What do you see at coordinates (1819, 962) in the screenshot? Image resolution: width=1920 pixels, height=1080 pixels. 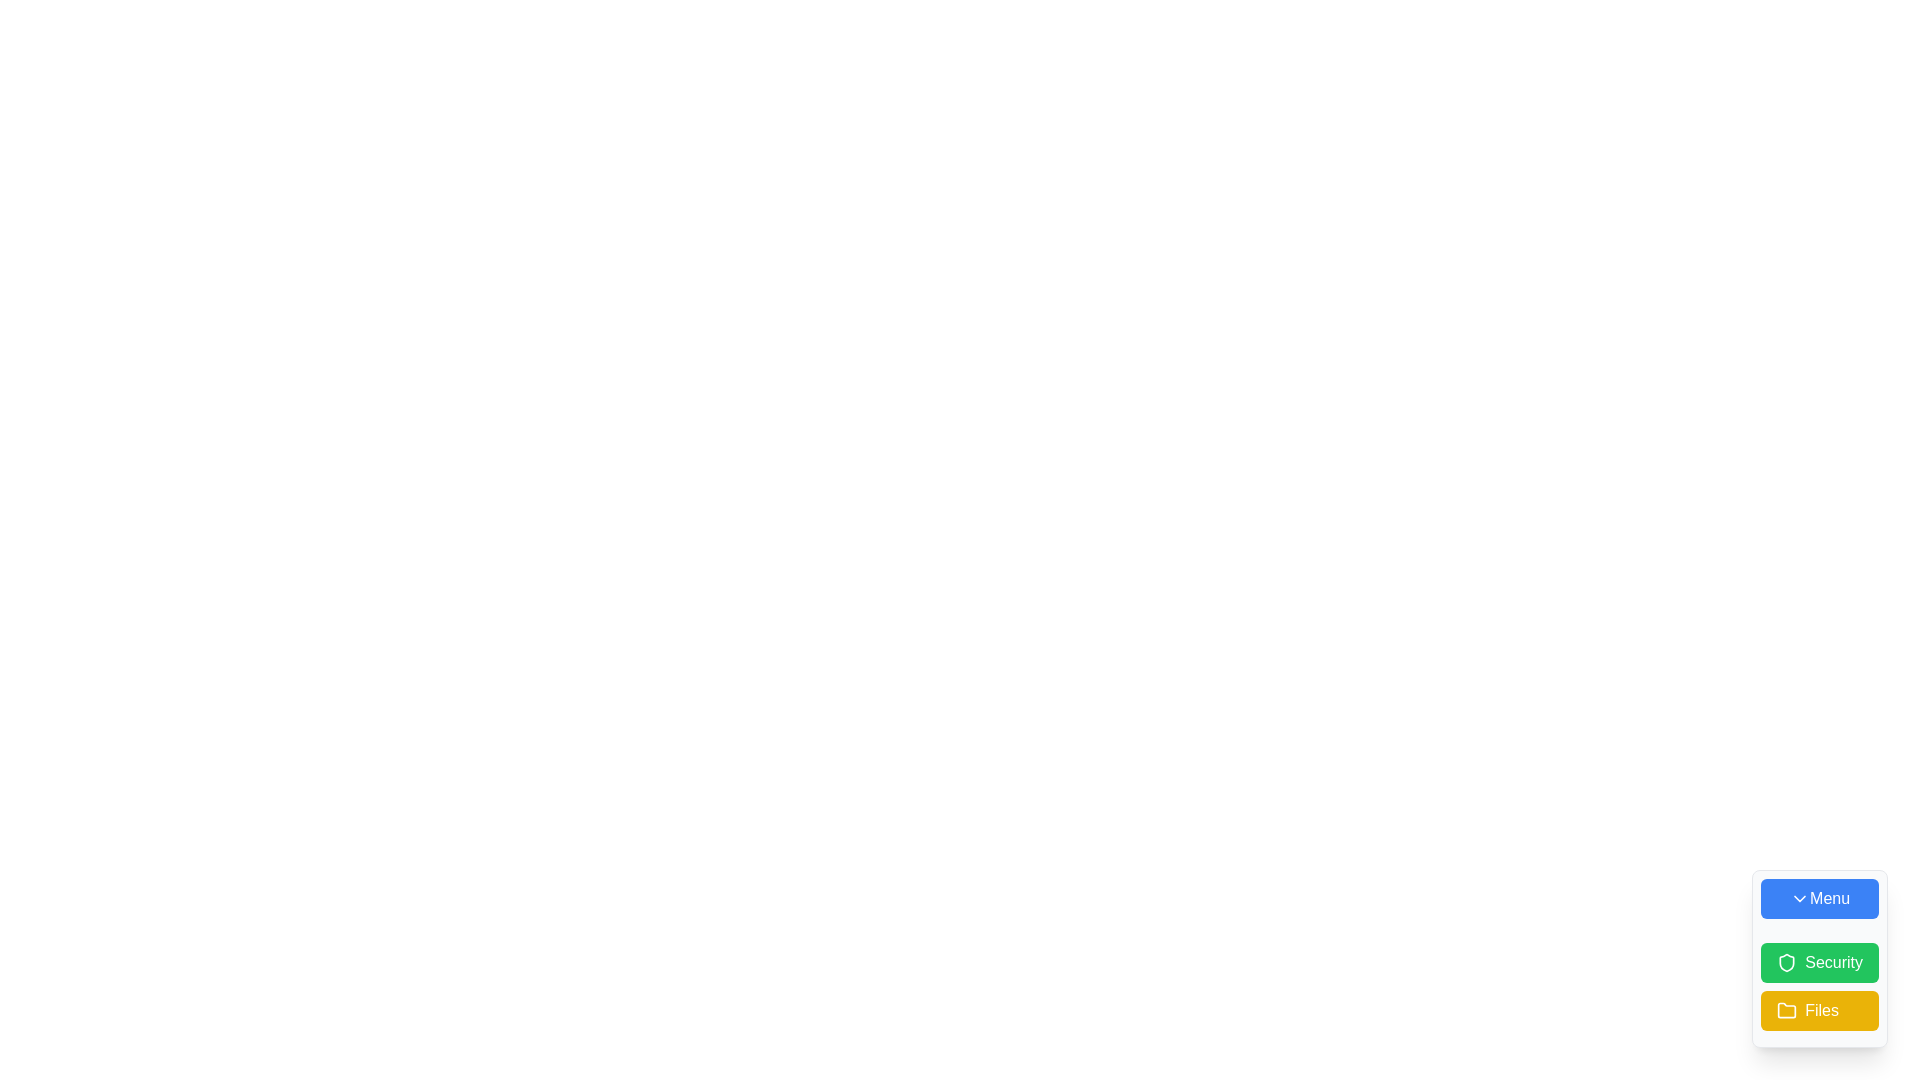 I see `the second button in a vertical stack of three buttons, located below the blue button labeled 'Menu' and above the yellow button labeled 'Files'` at bounding box center [1819, 962].